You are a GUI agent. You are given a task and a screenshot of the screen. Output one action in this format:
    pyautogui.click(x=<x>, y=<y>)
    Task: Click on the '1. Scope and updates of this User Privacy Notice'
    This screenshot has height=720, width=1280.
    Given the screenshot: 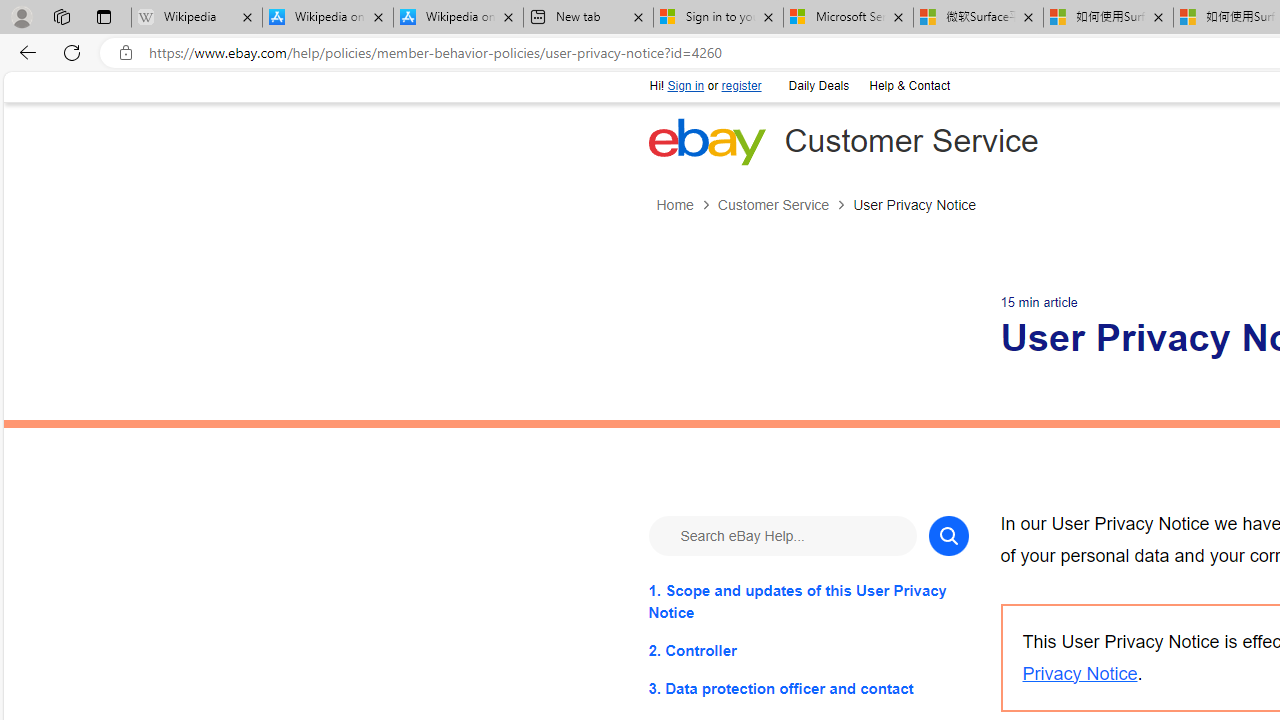 What is the action you would take?
    pyautogui.click(x=808, y=600)
    